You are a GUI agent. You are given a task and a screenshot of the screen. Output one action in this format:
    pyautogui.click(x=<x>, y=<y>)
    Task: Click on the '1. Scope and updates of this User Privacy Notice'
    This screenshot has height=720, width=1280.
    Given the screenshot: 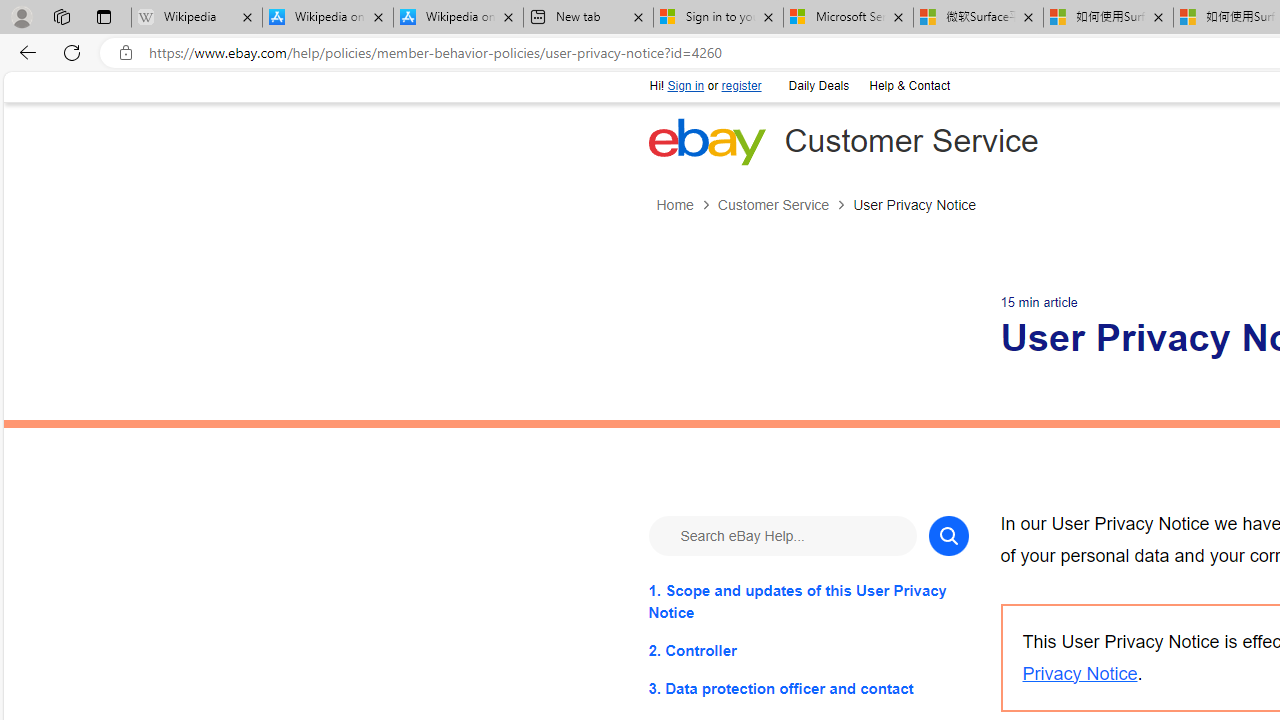 What is the action you would take?
    pyautogui.click(x=808, y=600)
    